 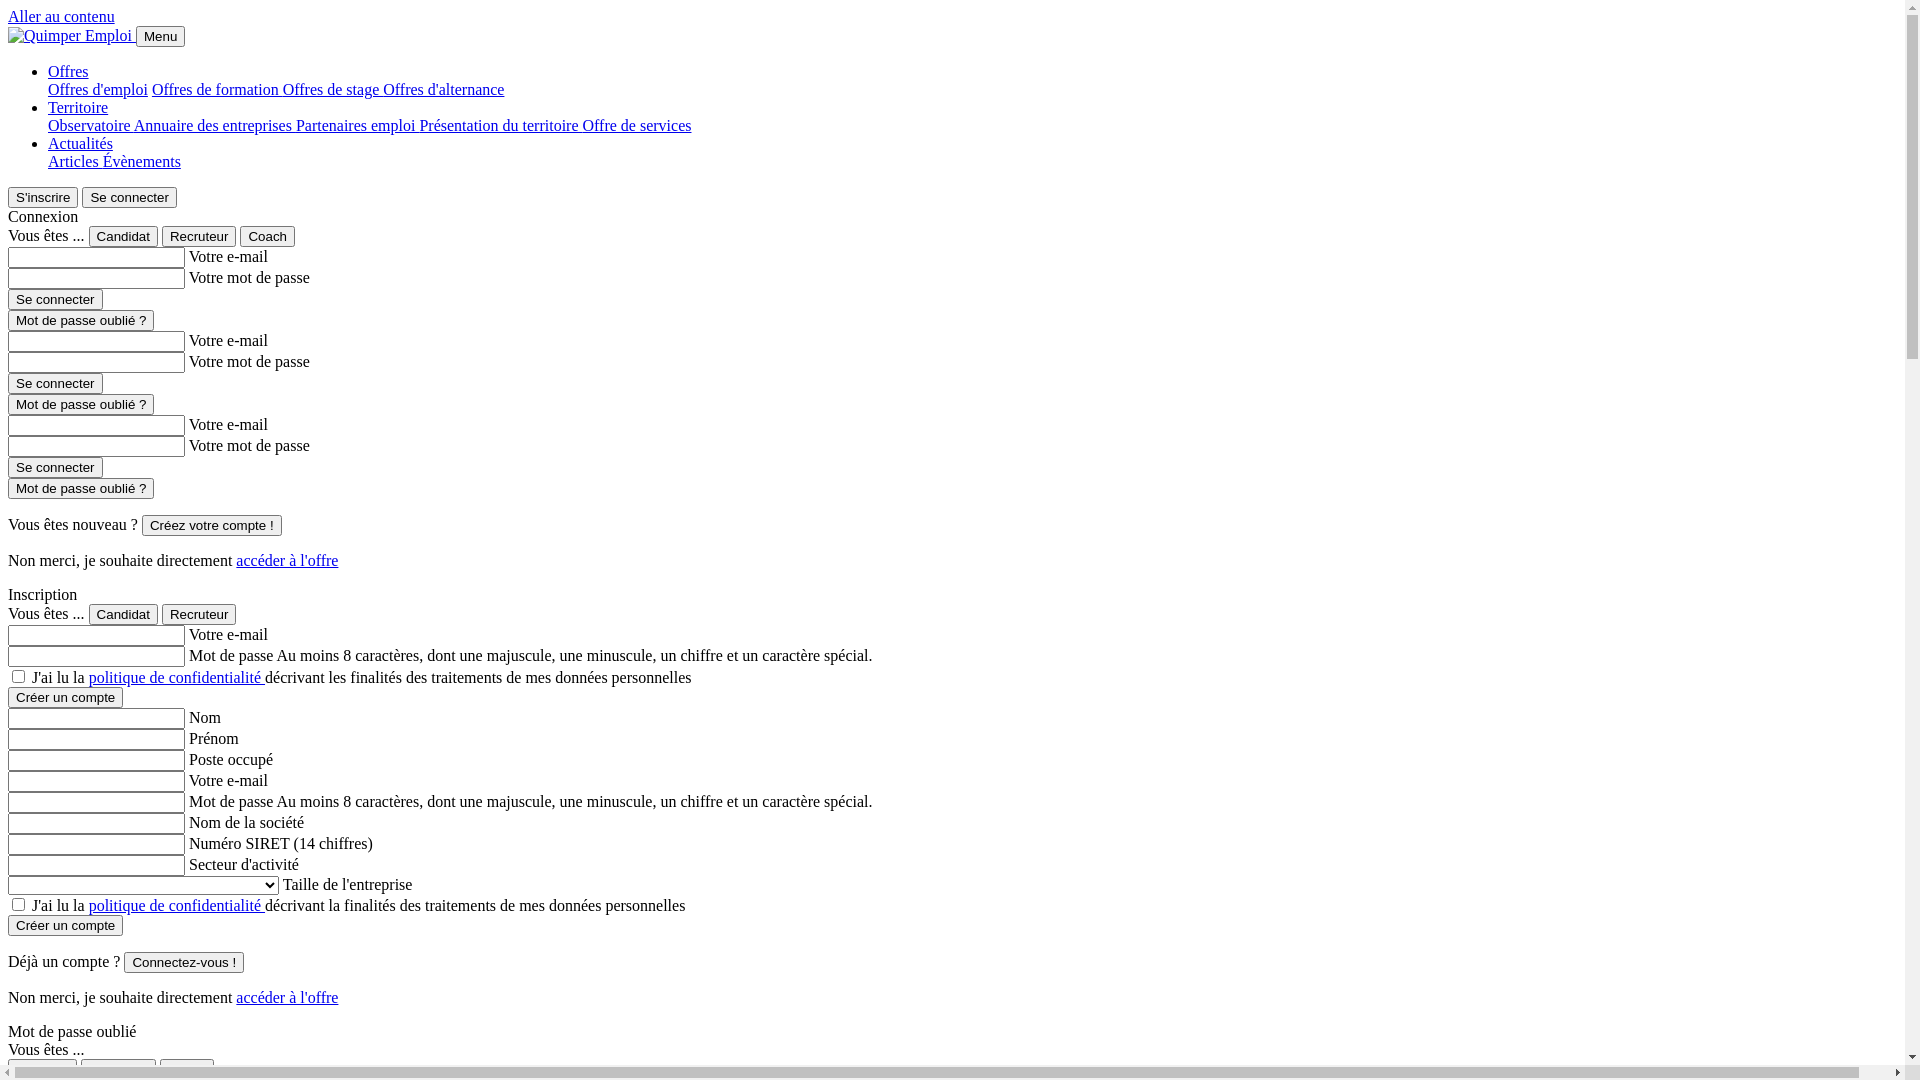 What do you see at coordinates (70, 35) in the screenshot?
I see `'Quimper Emploi'` at bounding box center [70, 35].